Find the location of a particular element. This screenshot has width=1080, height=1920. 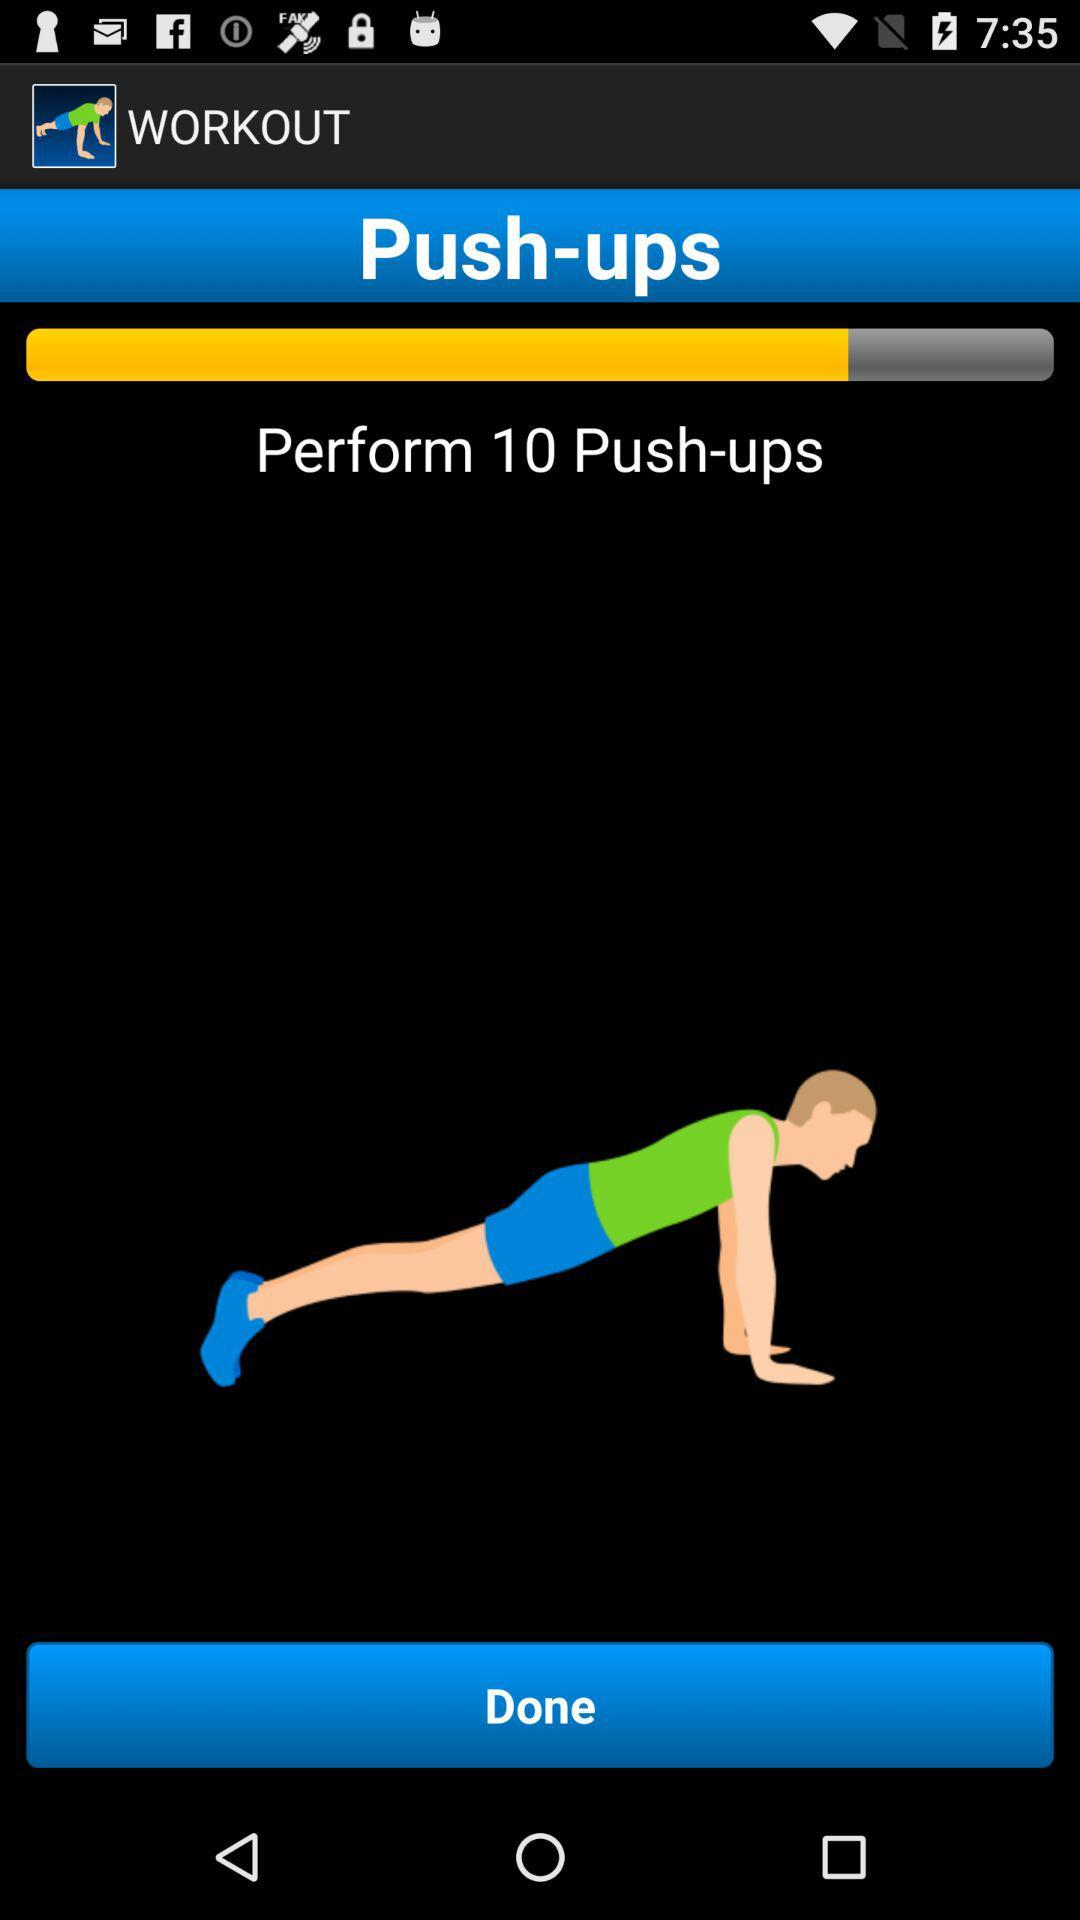

the done at the bottom is located at coordinates (540, 1703).